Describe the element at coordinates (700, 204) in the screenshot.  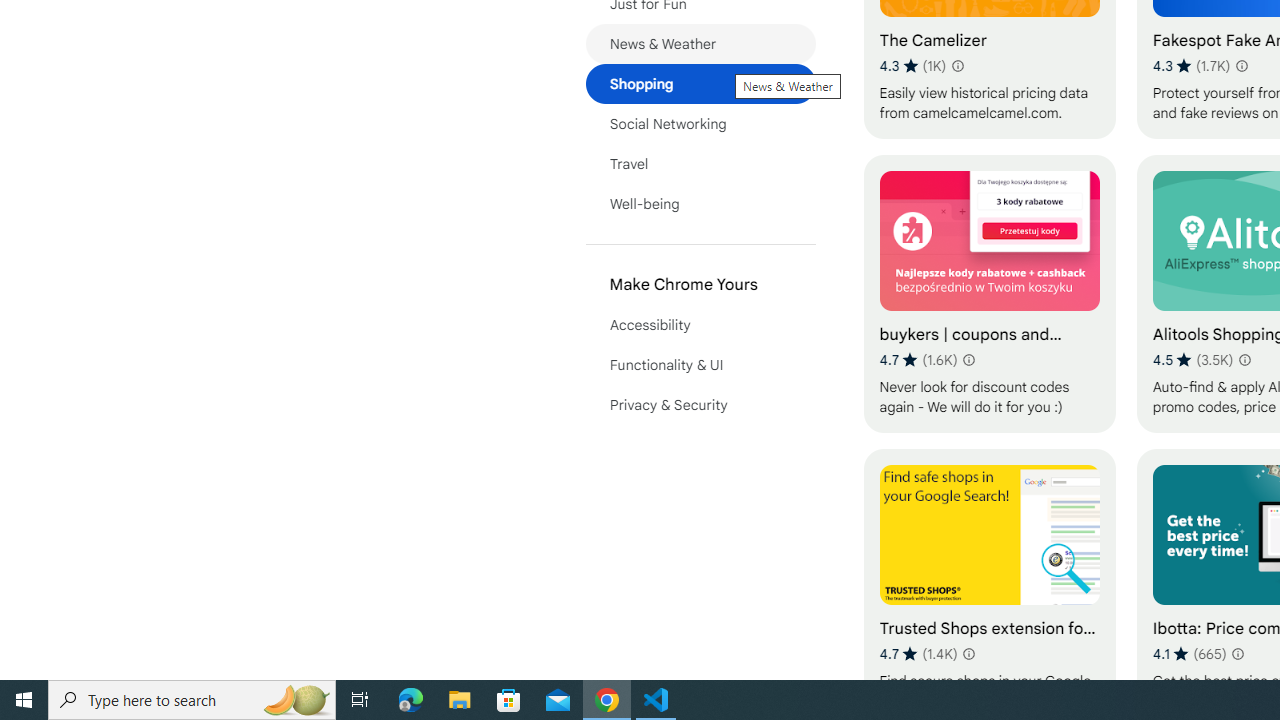
I see `'Well-being'` at that location.